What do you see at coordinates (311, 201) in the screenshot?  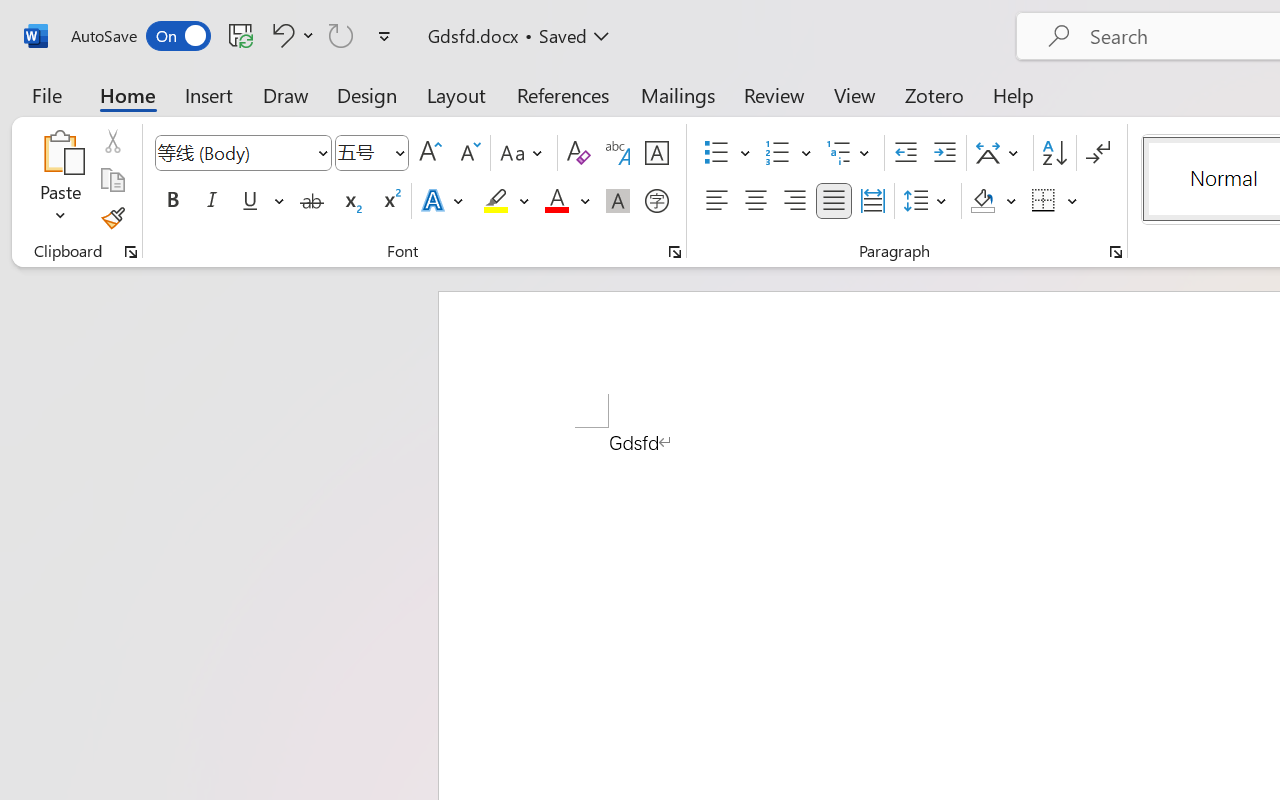 I see `'Strikethrough'` at bounding box center [311, 201].